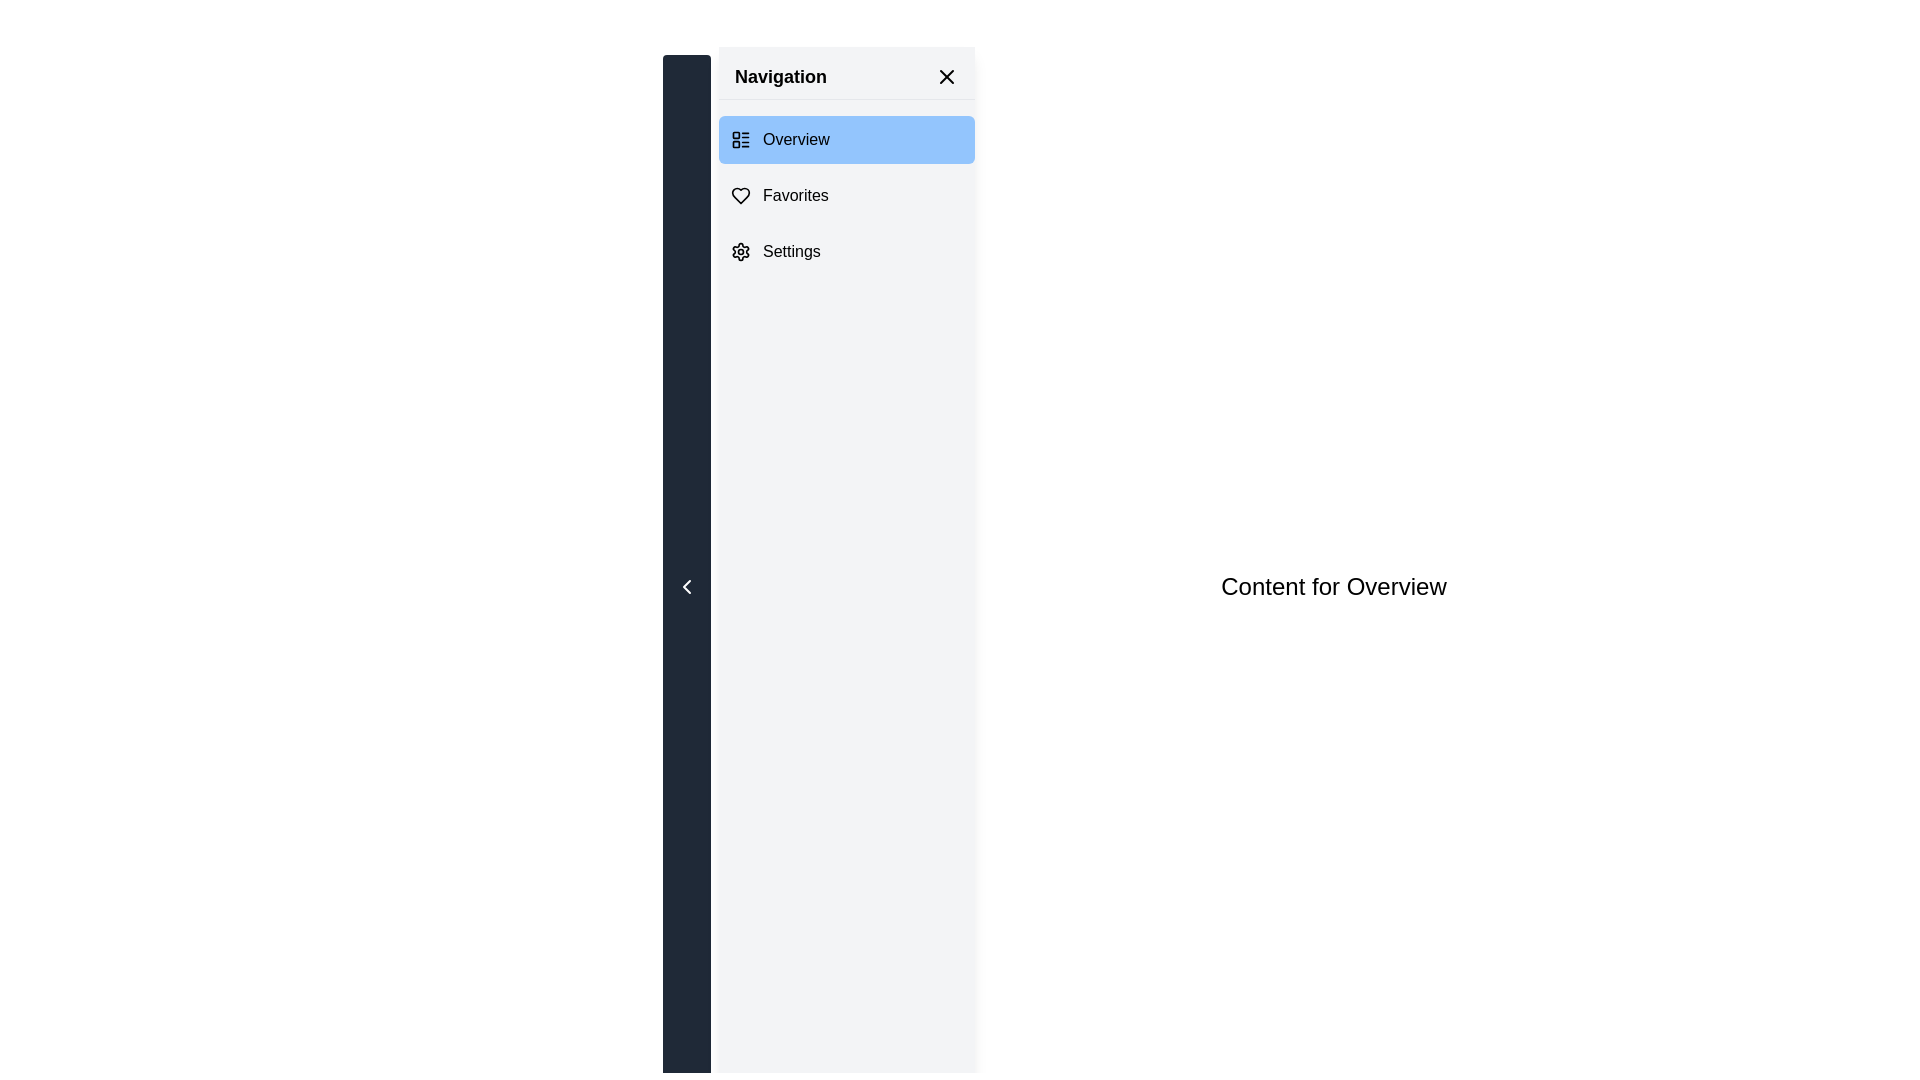 Image resolution: width=1920 pixels, height=1080 pixels. Describe the element at coordinates (739, 250) in the screenshot. I see `the 'Settings' icon located in the left navigation panel adjacent to the 'Settings' option` at that location.